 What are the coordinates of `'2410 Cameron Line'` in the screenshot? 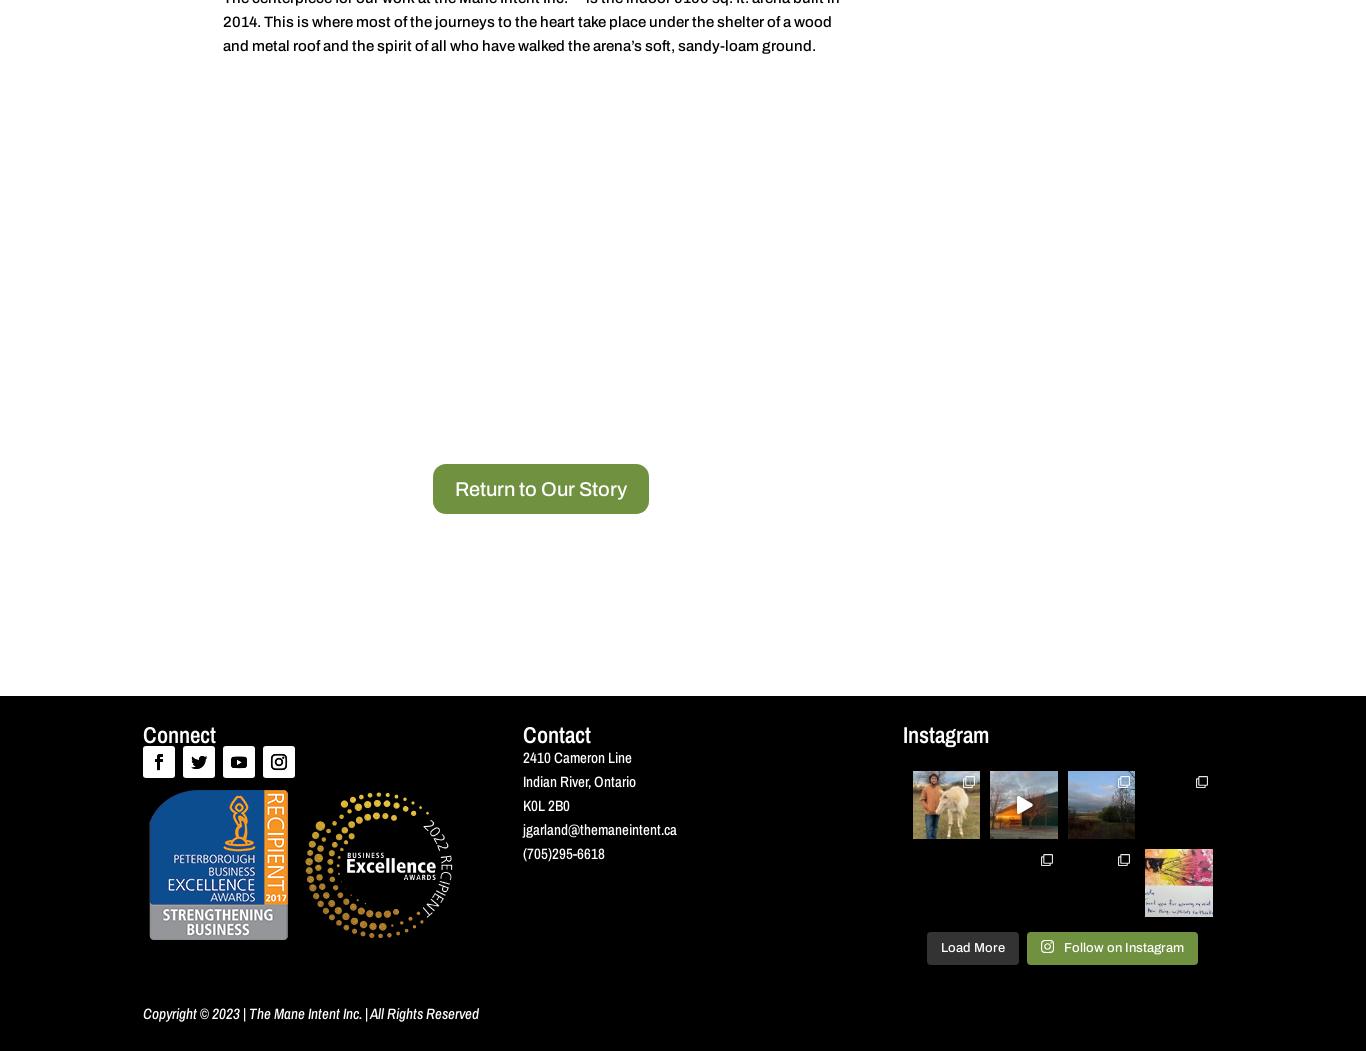 It's located at (575, 757).